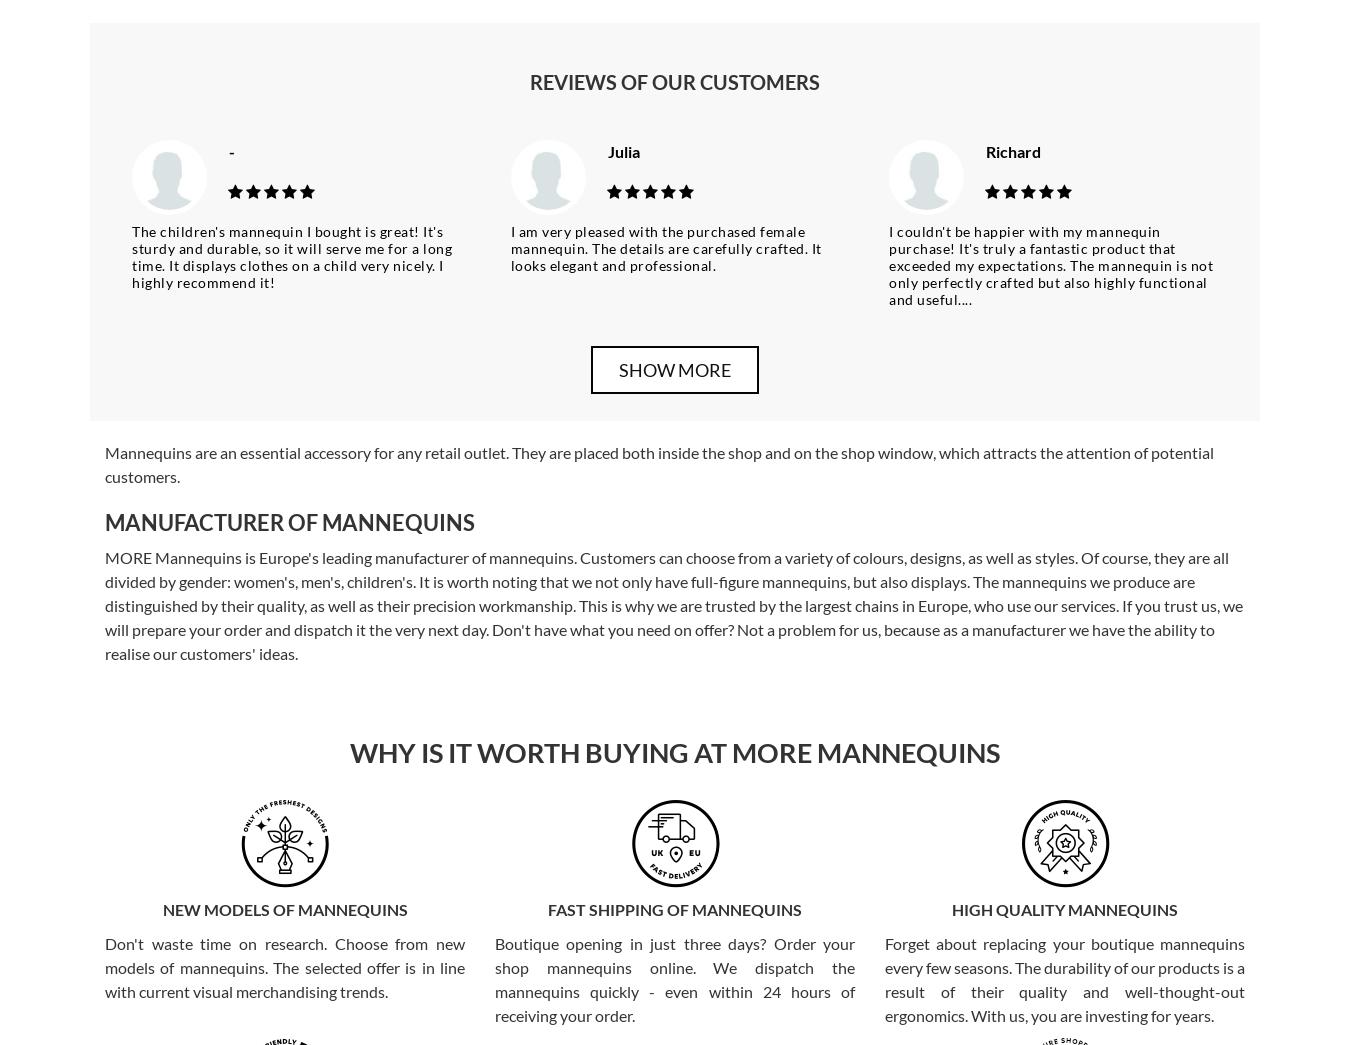 The width and height of the screenshot is (1350, 1045). I want to click on 'Full-figure mannequins make up the bulk of our range. We have abstract, semi-abstract, realistic and also special mannequins. The former have an egg-shaped head or delicately outlined facial features. The realistic mannequins are equipped with a wig, as well as varied make-up. Our special mannequins are products used to present specific products. We have models called lingerie, plus size, maternity, as well as sports and flexible models. We can offer our customers several options for personalising their mannequins. This will include, for example, ageing, applying graphics or tattoos to the mannequin. We also offer accessories for decorating the mannequin. These include false eyelashes, stickers imitating parts of the face or wigs. We also have platforms, supports and seats that make it easier to position the mannequins correctly.', so click(668, 792).